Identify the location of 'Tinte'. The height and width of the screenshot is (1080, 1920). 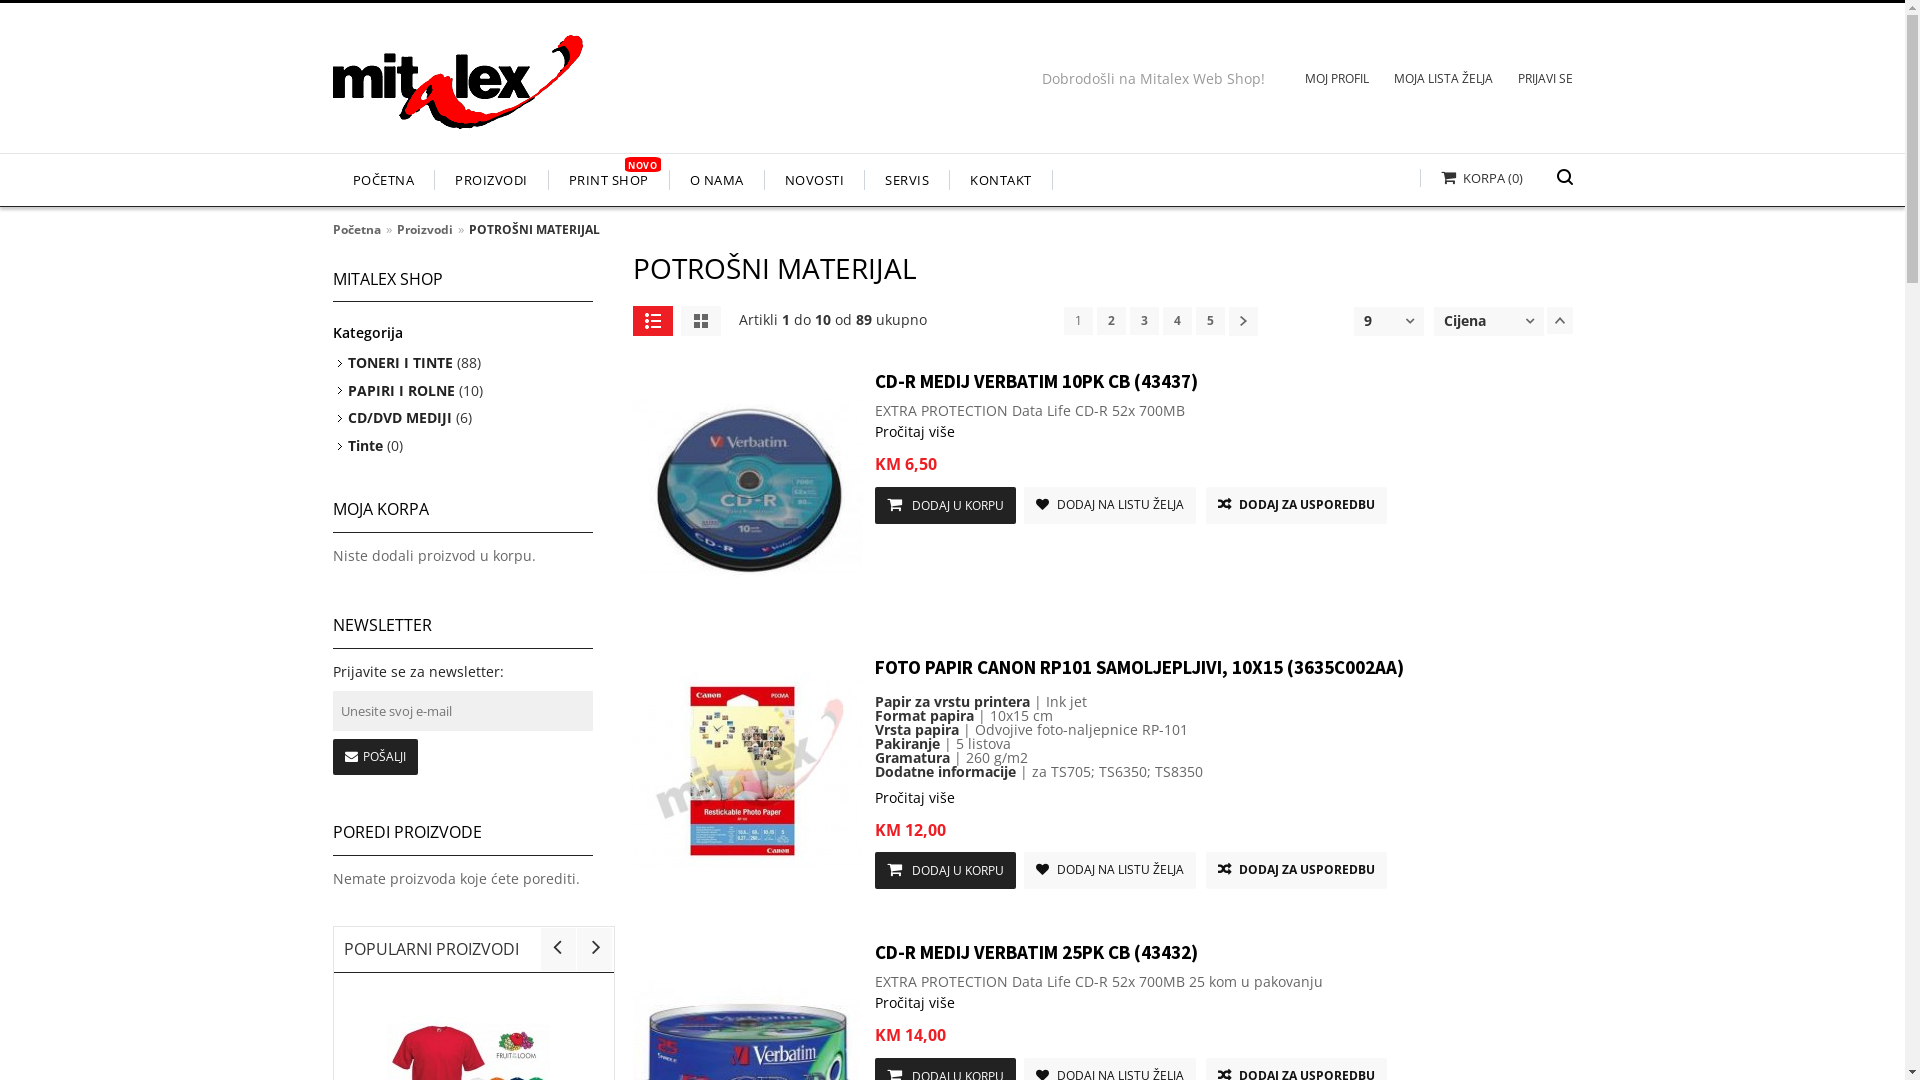
(365, 444).